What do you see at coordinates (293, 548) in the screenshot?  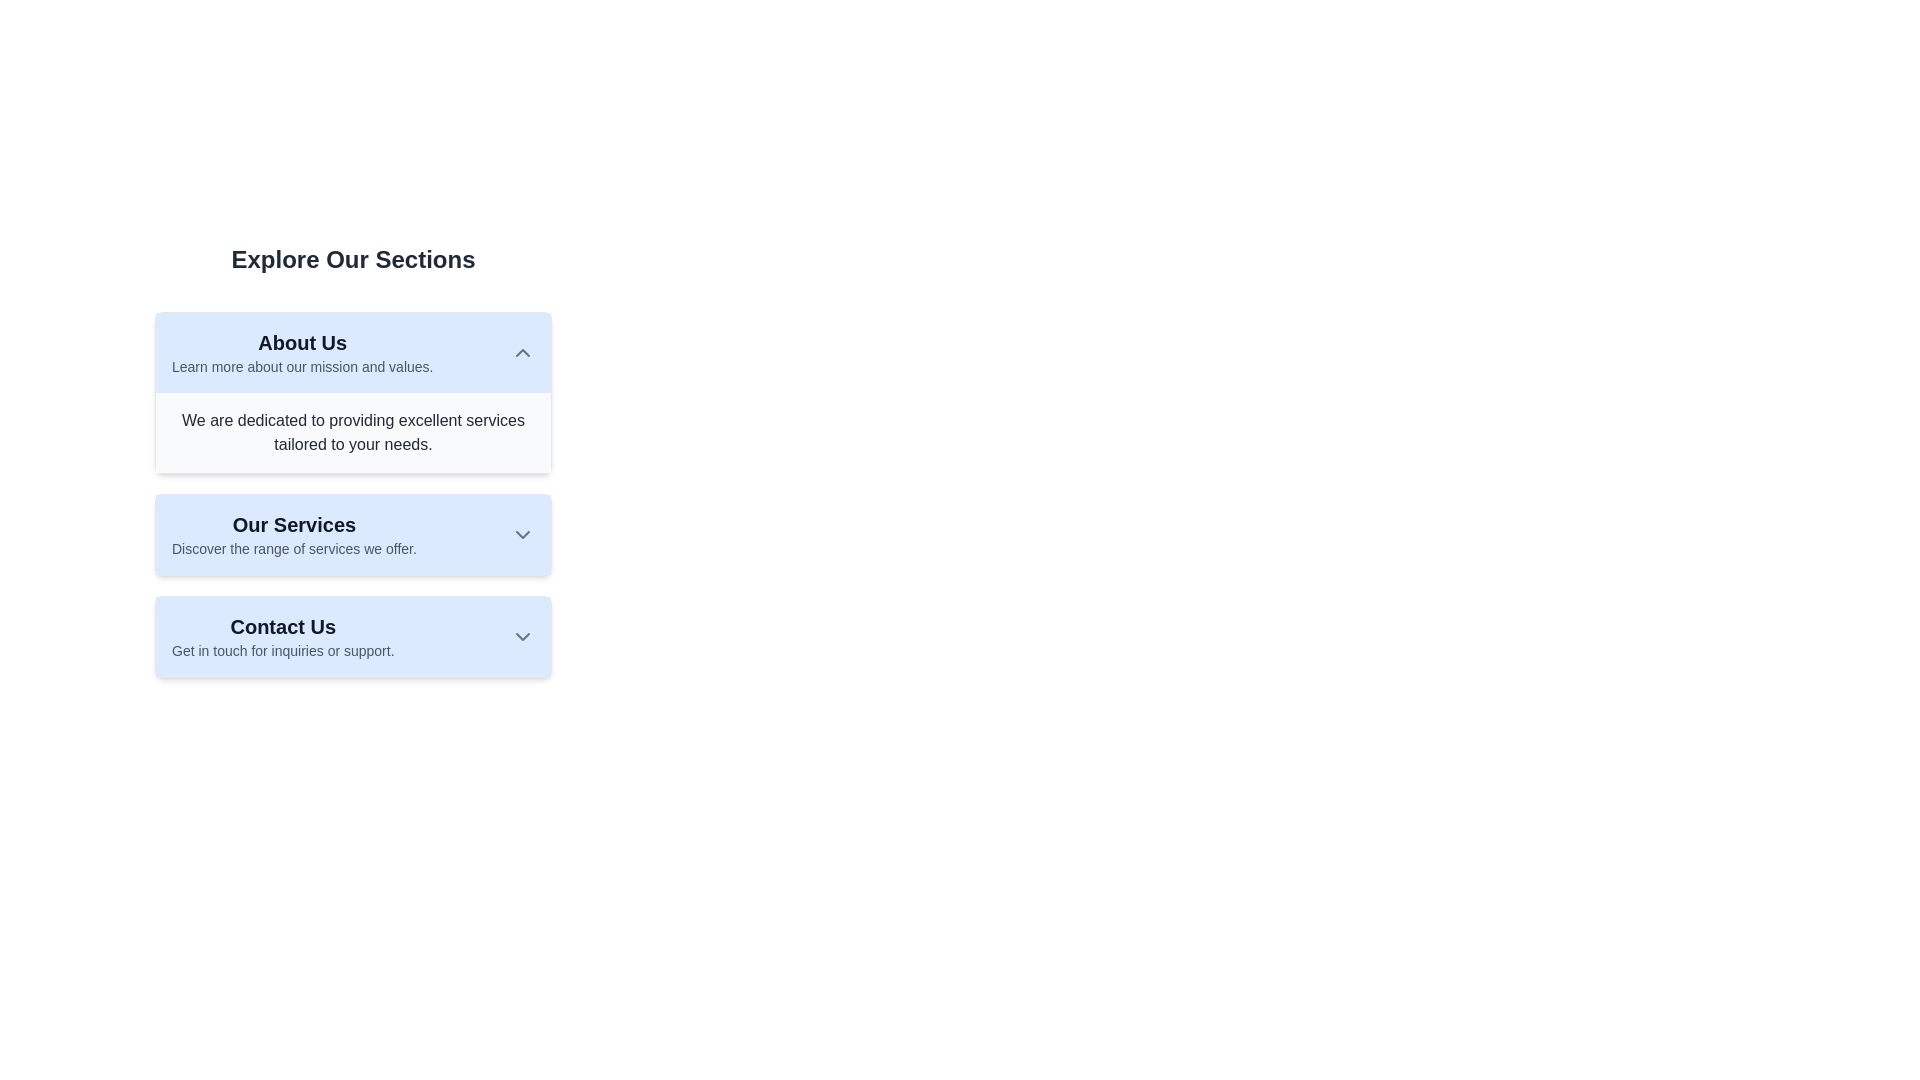 I see `the text element that displays the phrase 'Discover the range of services we offer.' which is styled in a small gray font and located underneath 'Our Services'` at bounding box center [293, 548].